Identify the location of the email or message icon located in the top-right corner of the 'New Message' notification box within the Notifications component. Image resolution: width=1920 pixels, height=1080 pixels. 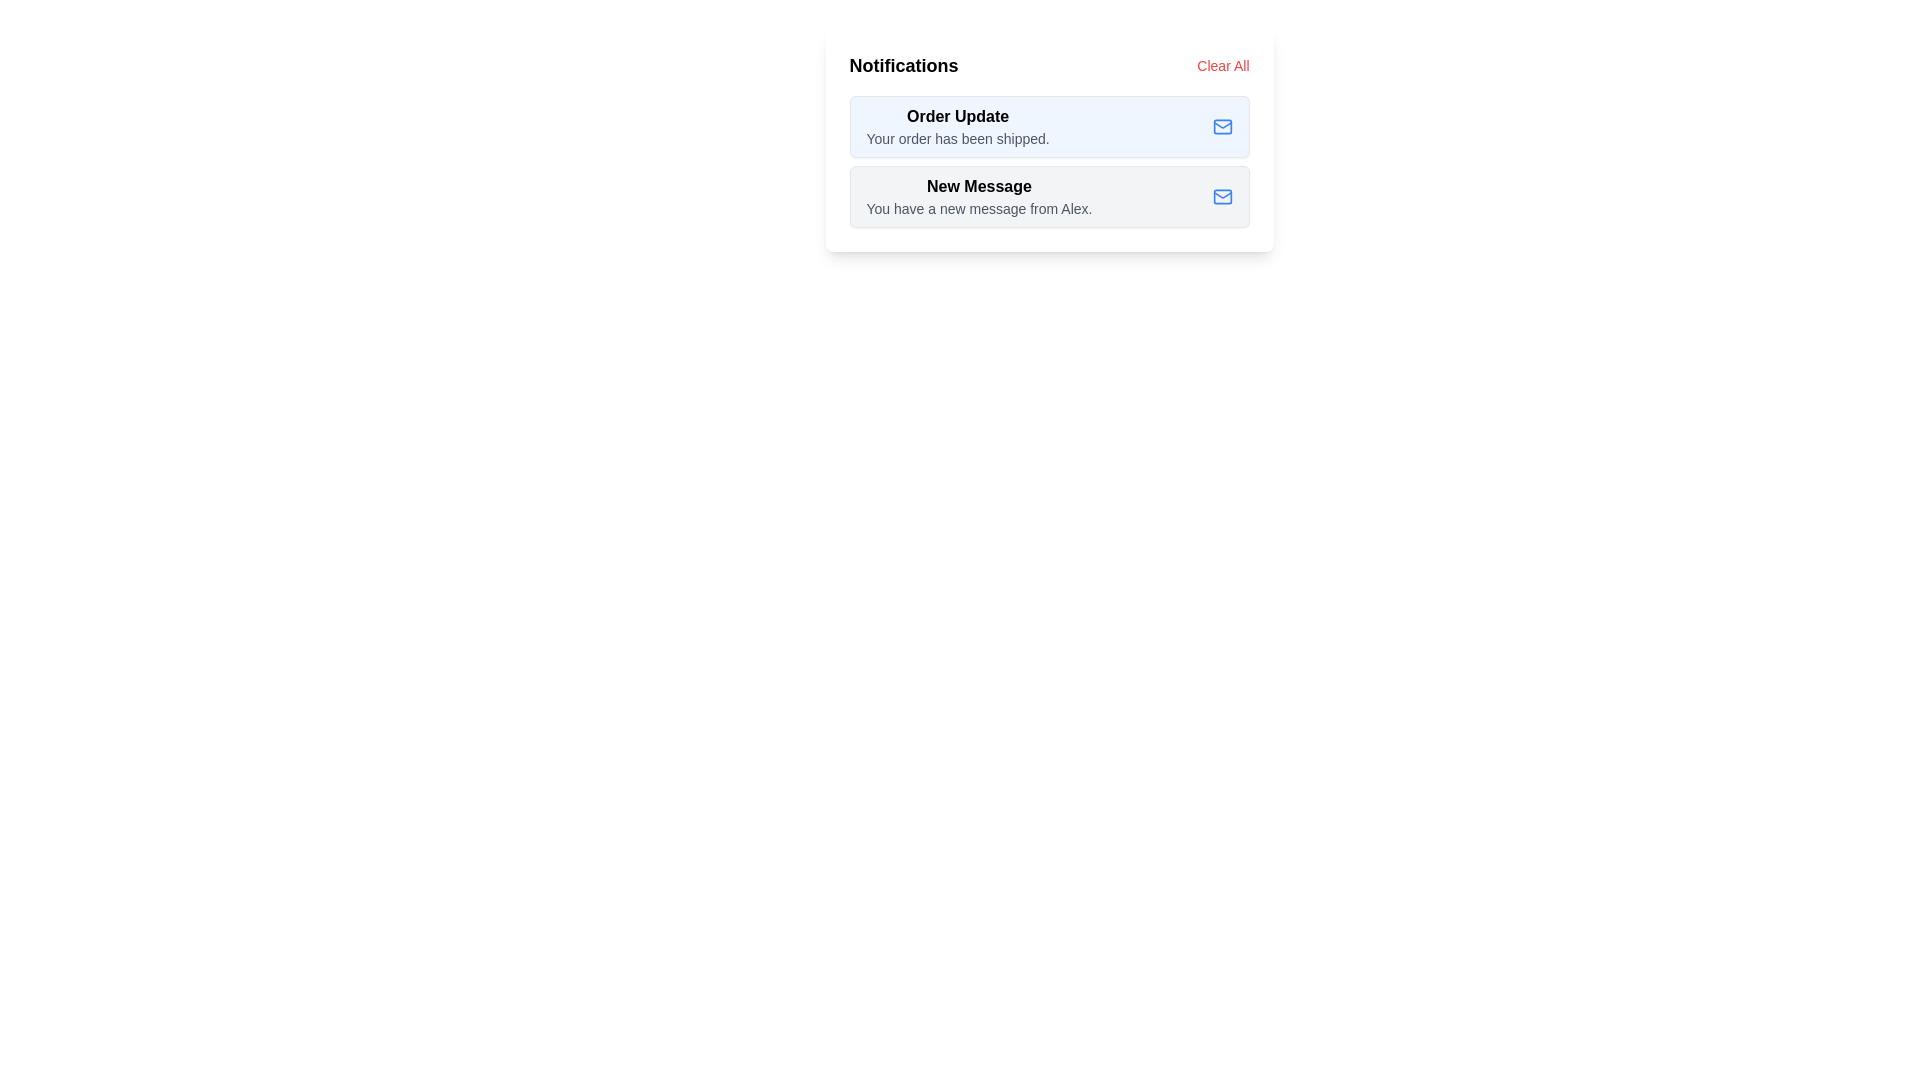
(1221, 196).